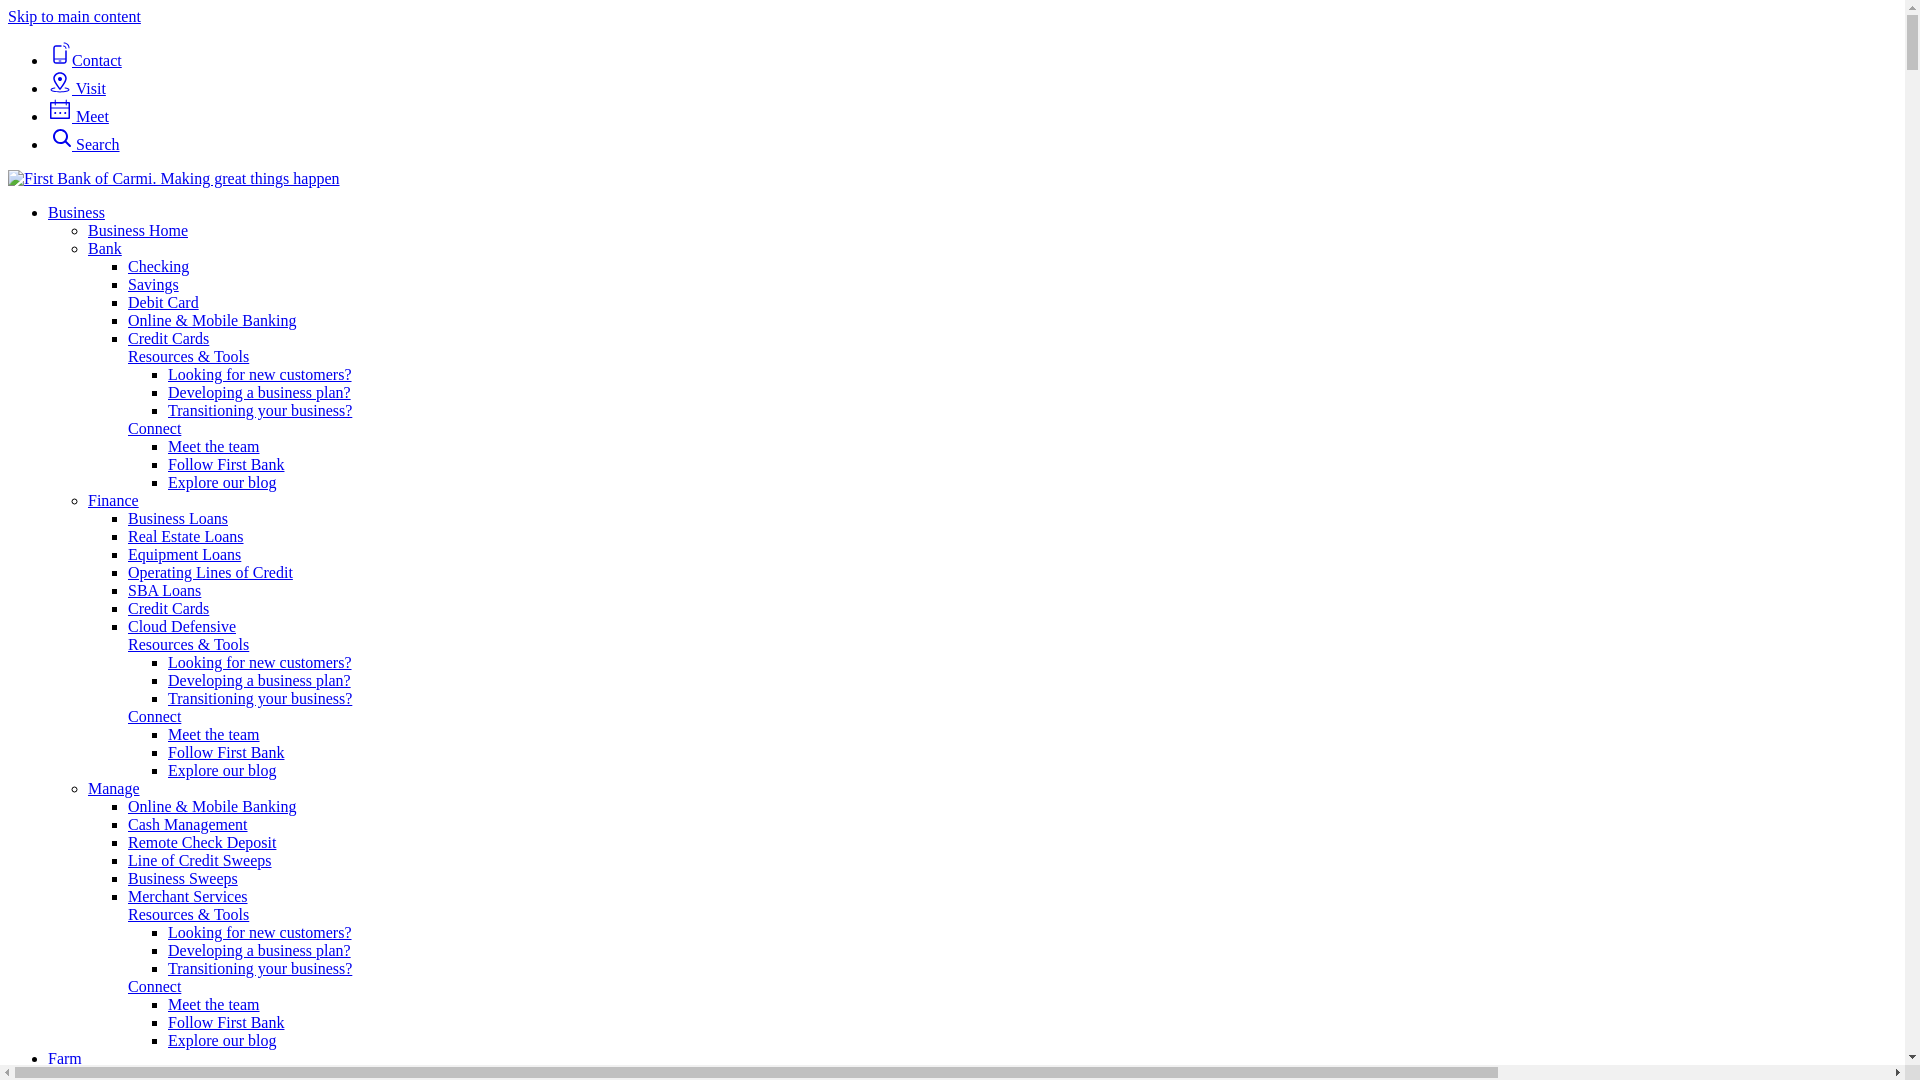 This screenshot has height=1080, width=1920. What do you see at coordinates (153, 985) in the screenshot?
I see `'Connect'` at bounding box center [153, 985].